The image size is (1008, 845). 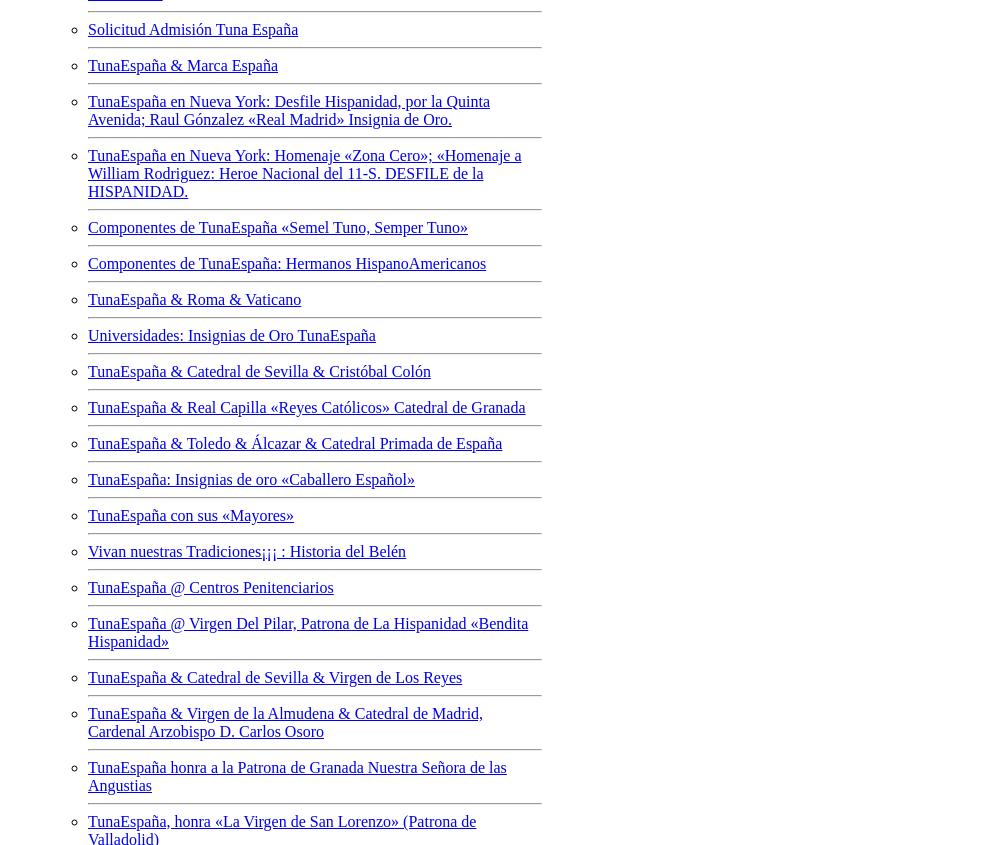 What do you see at coordinates (286, 262) in the screenshot?
I see `'Componentes de TunaEspaña: Hermanos HispanoAmericanos'` at bounding box center [286, 262].